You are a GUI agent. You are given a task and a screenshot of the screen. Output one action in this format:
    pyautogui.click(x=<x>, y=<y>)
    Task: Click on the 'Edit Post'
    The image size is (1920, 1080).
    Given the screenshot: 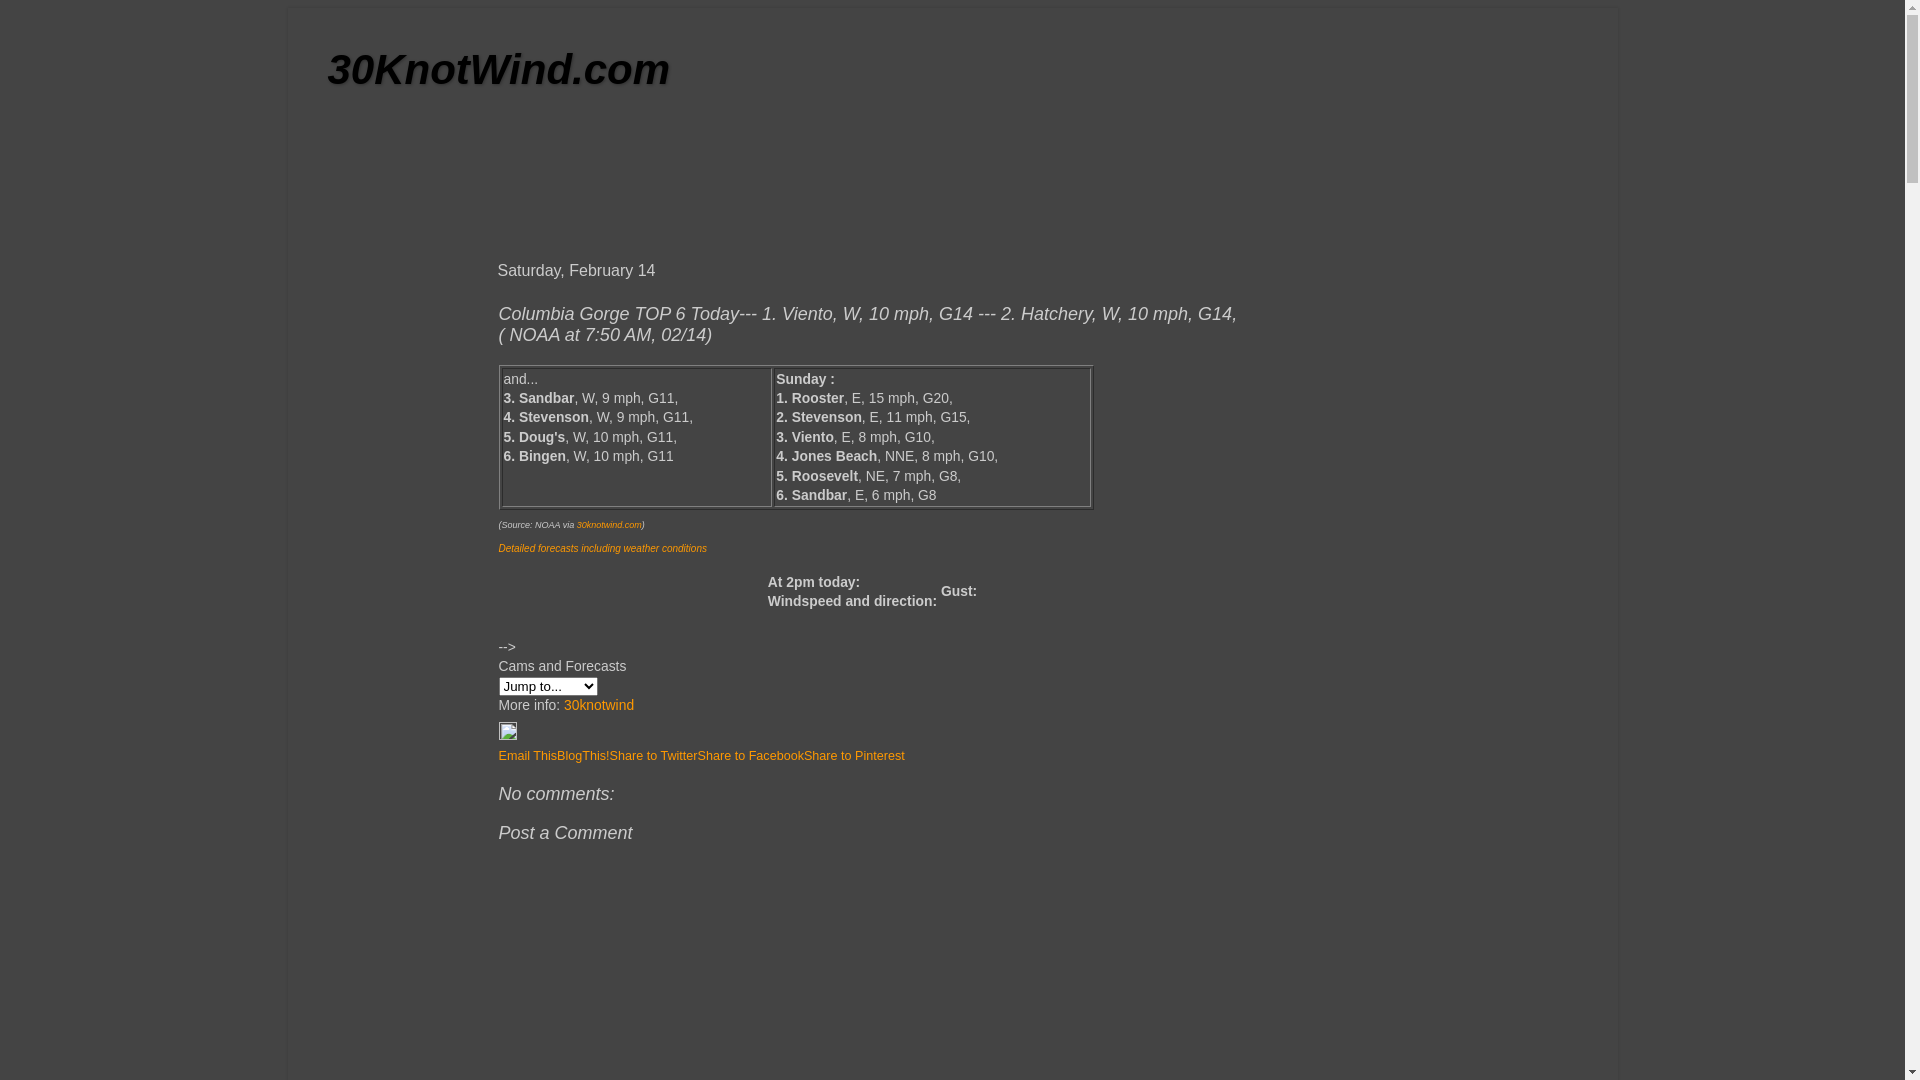 What is the action you would take?
    pyautogui.click(x=507, y=736)
    